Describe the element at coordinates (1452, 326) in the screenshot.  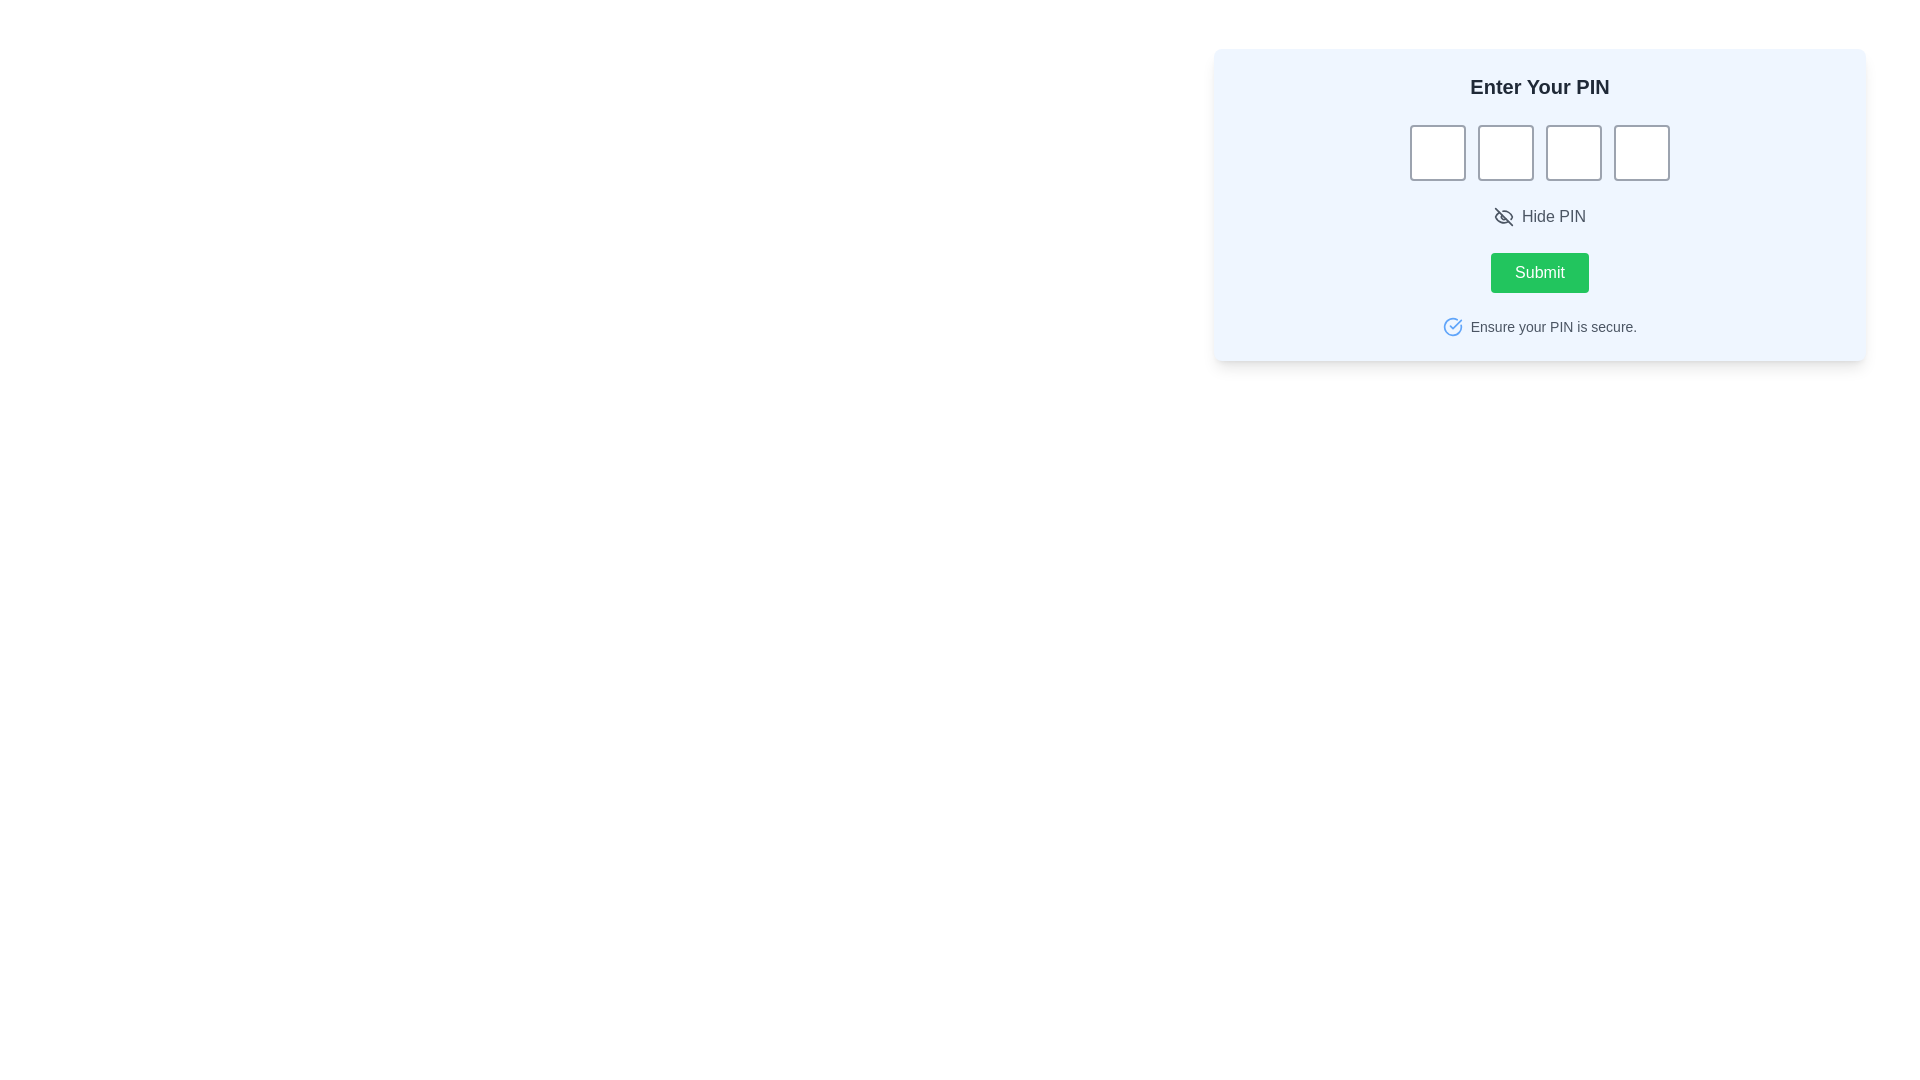
I see `the Decorative Icon, which is a circular icon outlined in blue with a white checkmark inside, located to the left of the text 'Ensure your PIN is secure.'` at that location.